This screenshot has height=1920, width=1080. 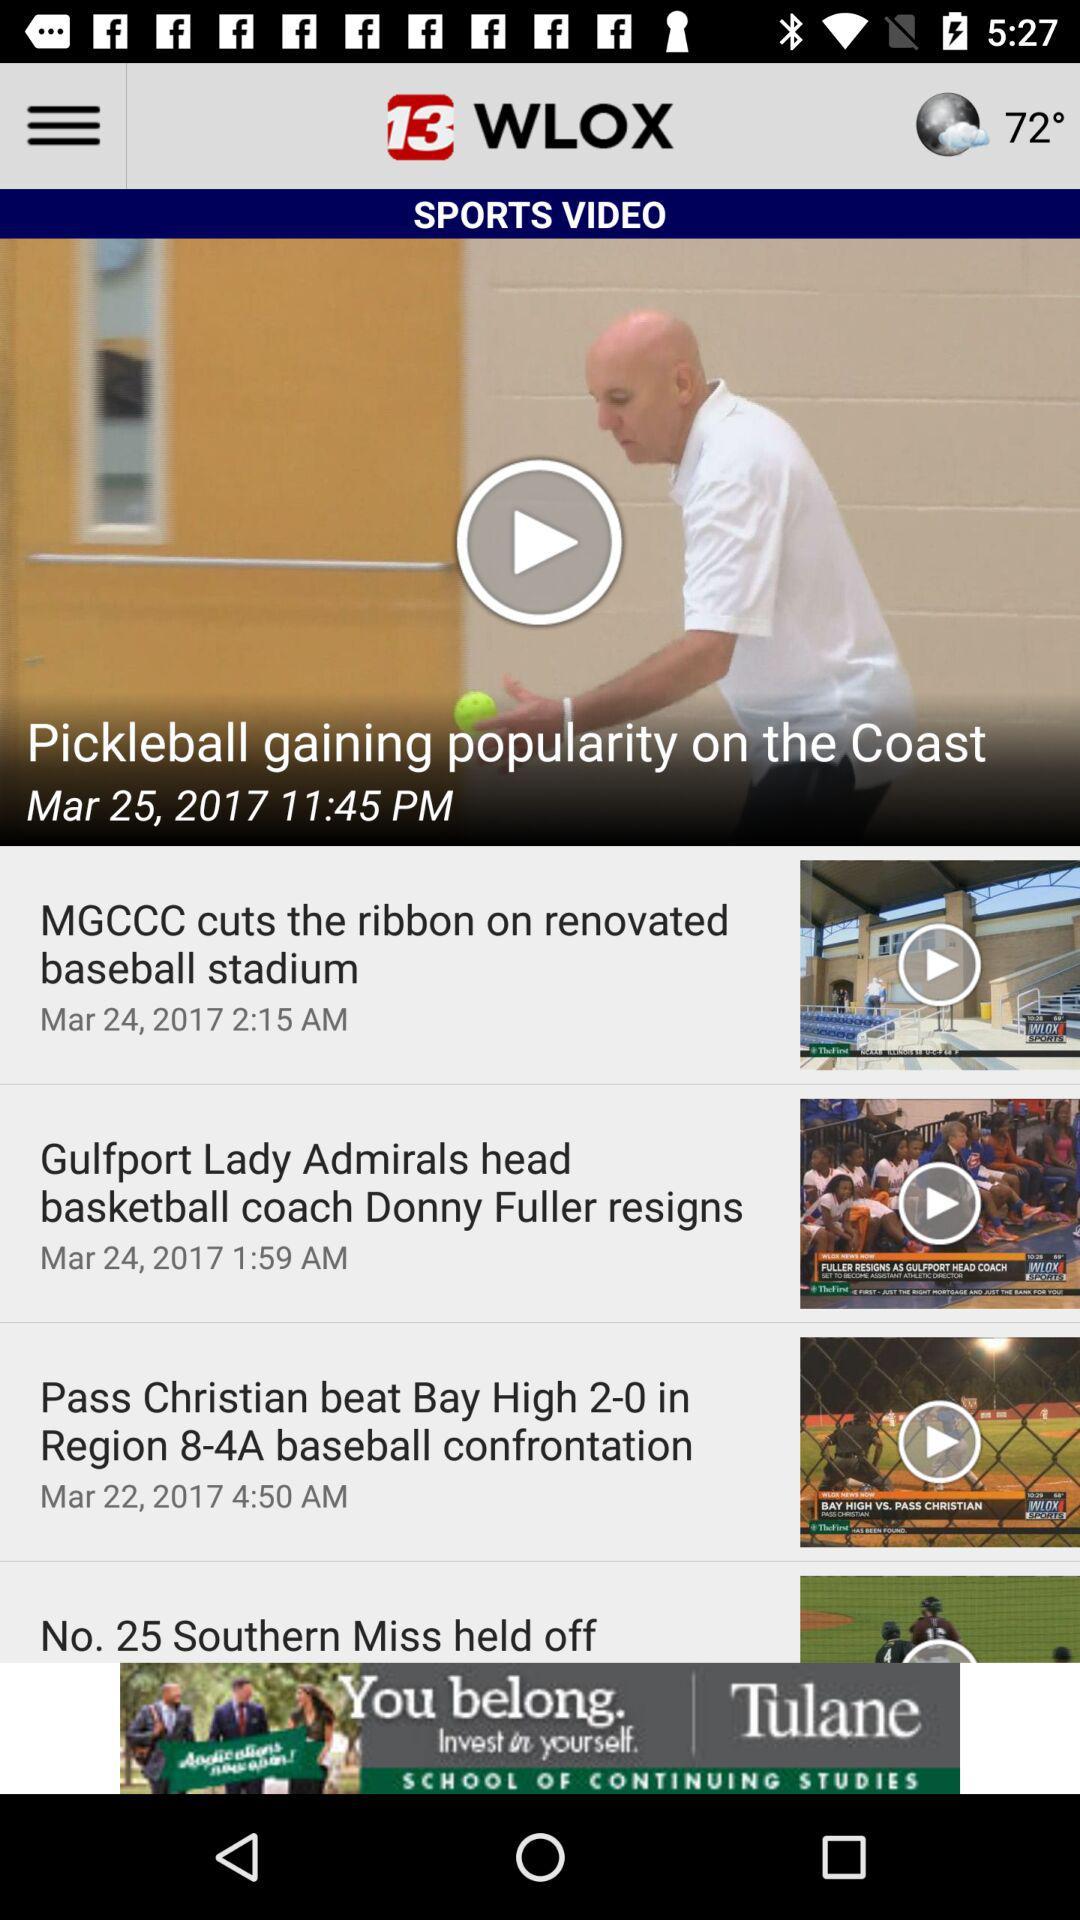 What do you see at coordinates (61, 124) in the screenshot?
I see `the menu icon` at bounding box center [61, 124].